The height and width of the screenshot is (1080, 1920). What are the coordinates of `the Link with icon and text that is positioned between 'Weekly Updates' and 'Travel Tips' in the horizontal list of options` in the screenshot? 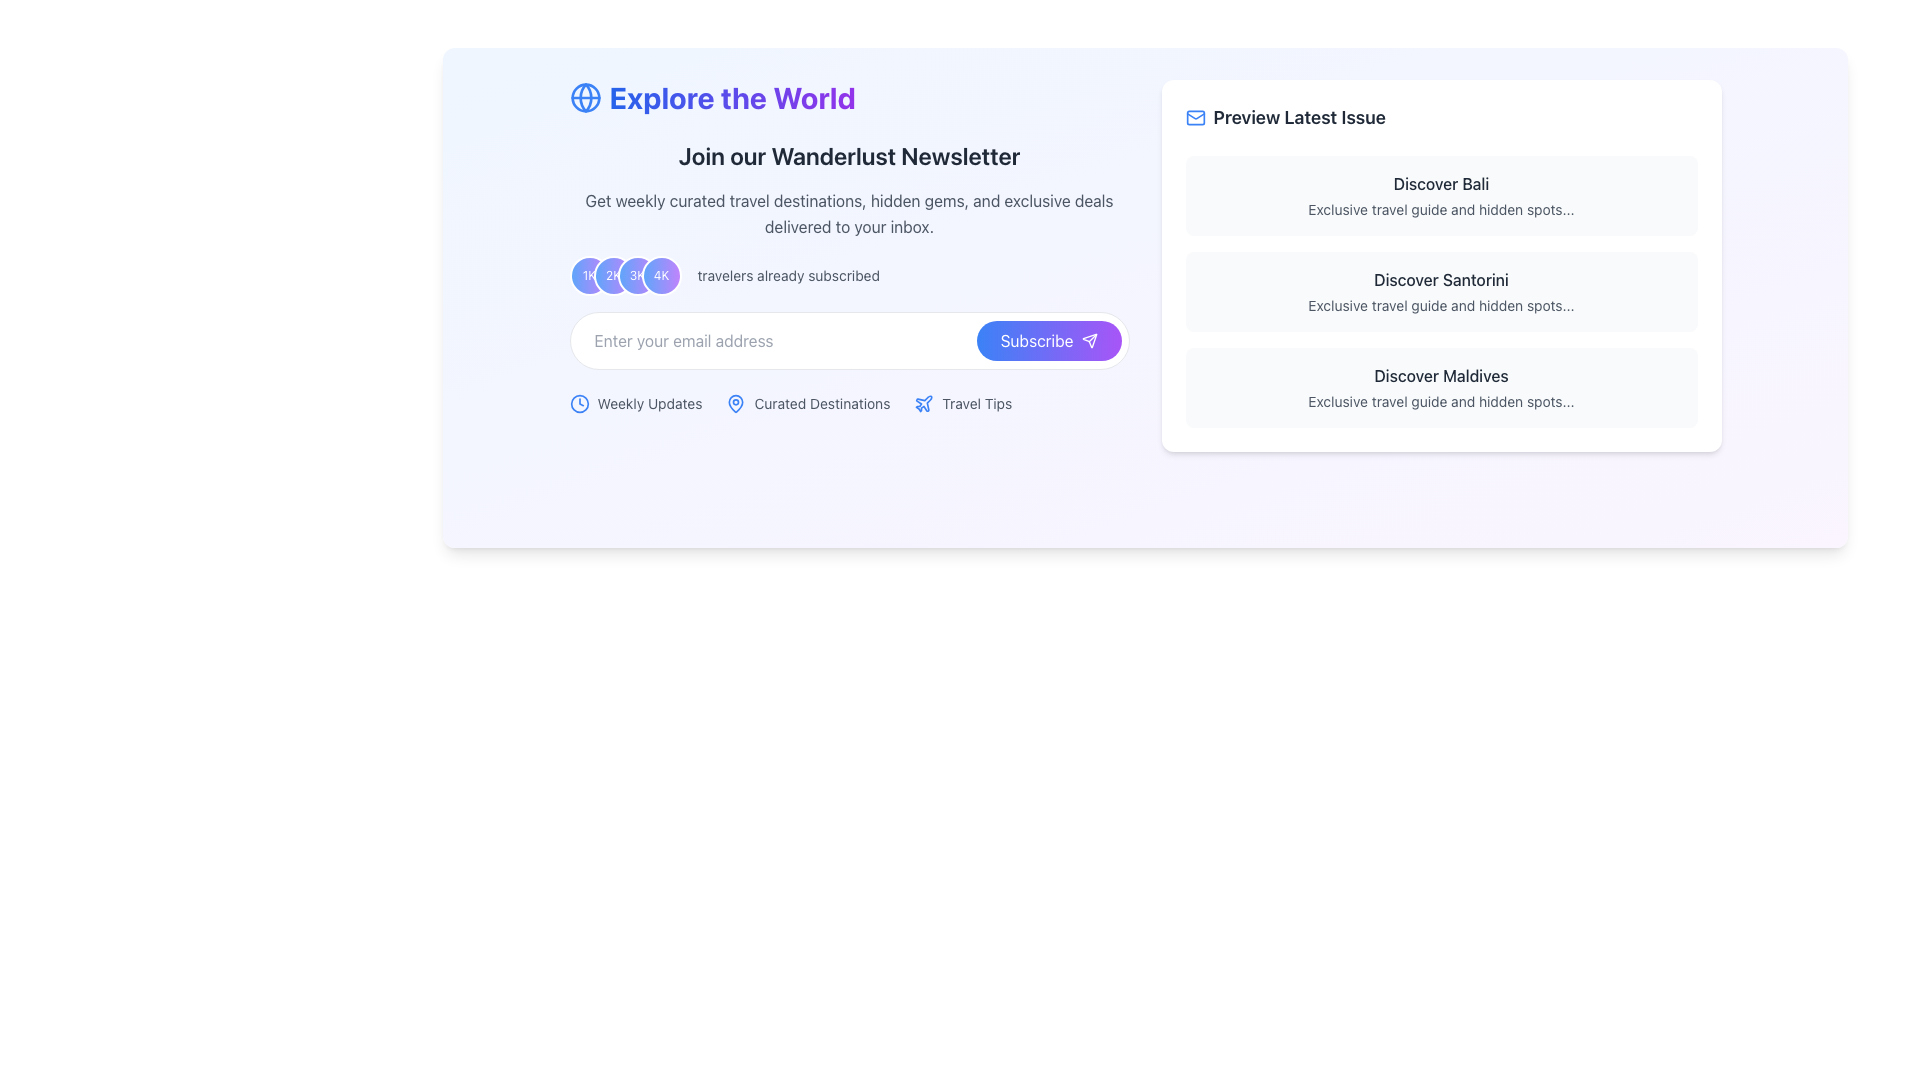 It's located at (808, 404).